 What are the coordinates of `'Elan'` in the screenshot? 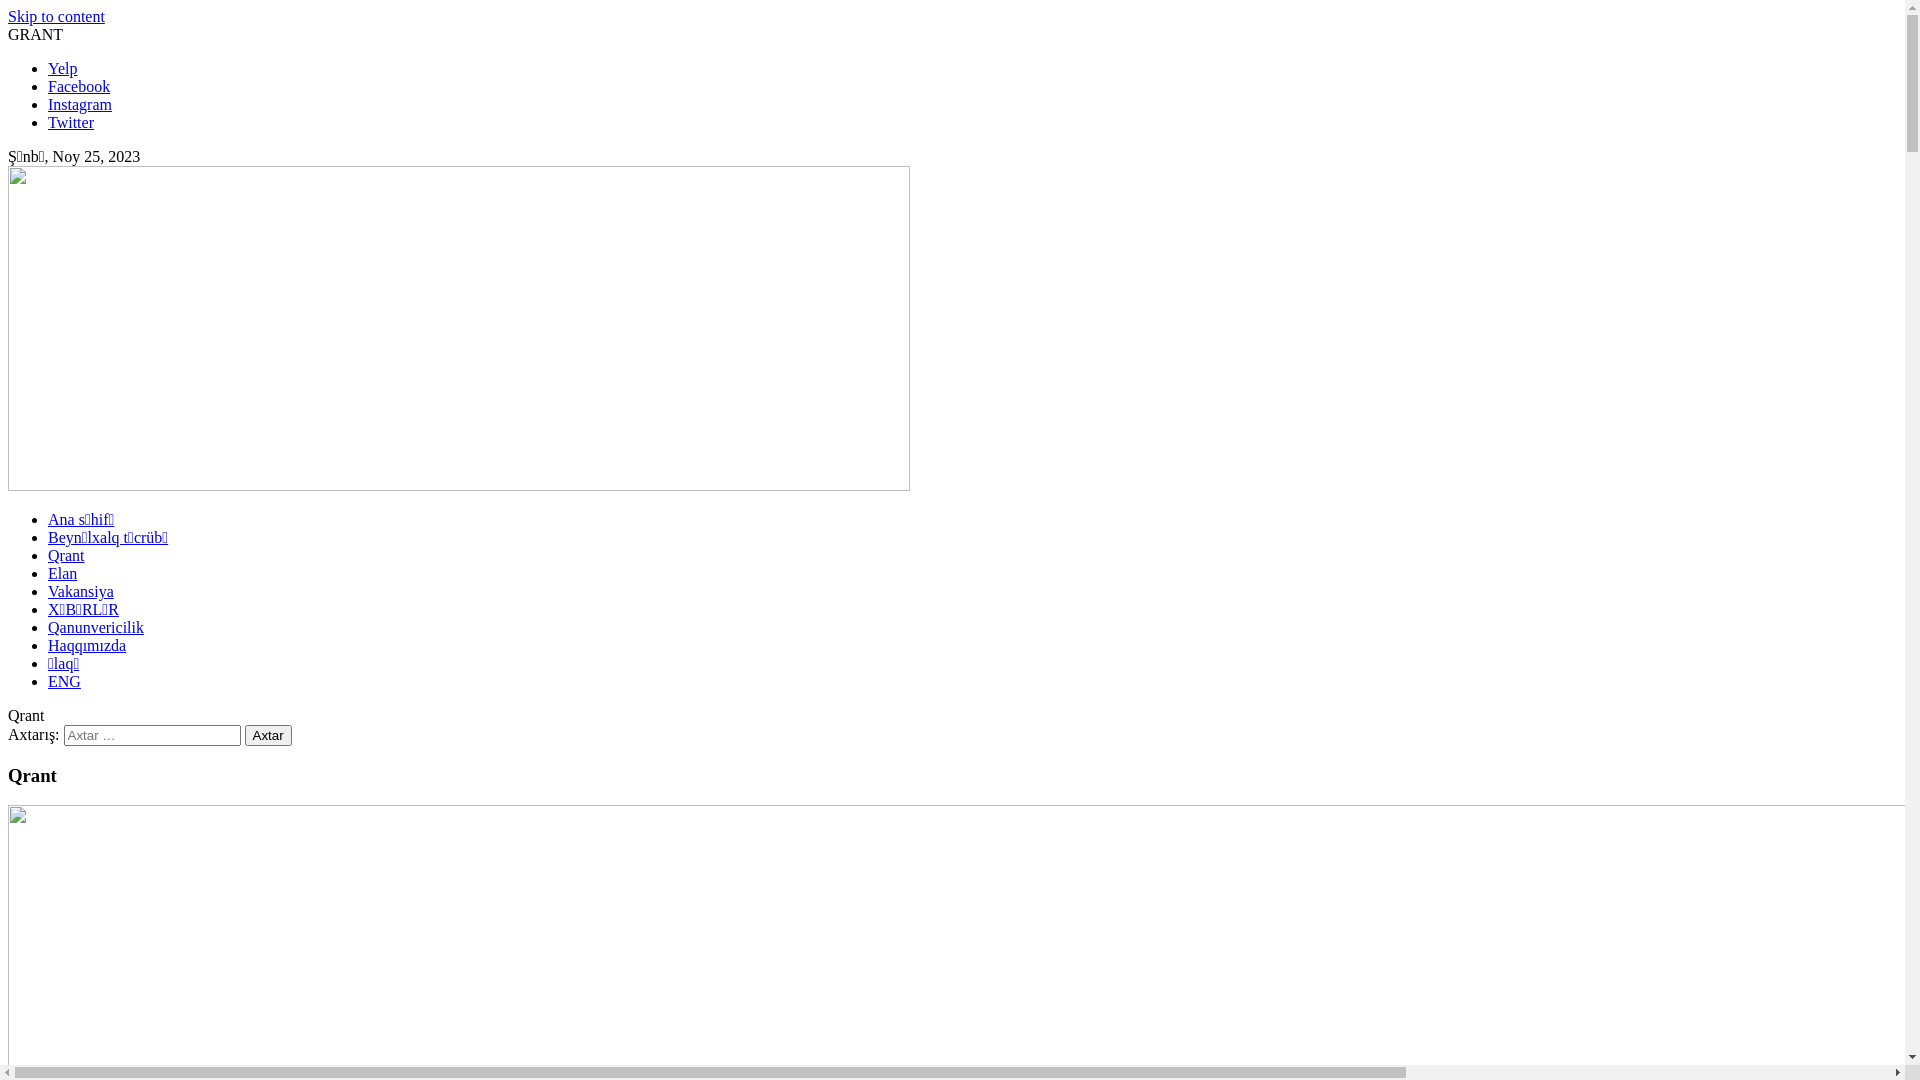 It's located at (62, 573).